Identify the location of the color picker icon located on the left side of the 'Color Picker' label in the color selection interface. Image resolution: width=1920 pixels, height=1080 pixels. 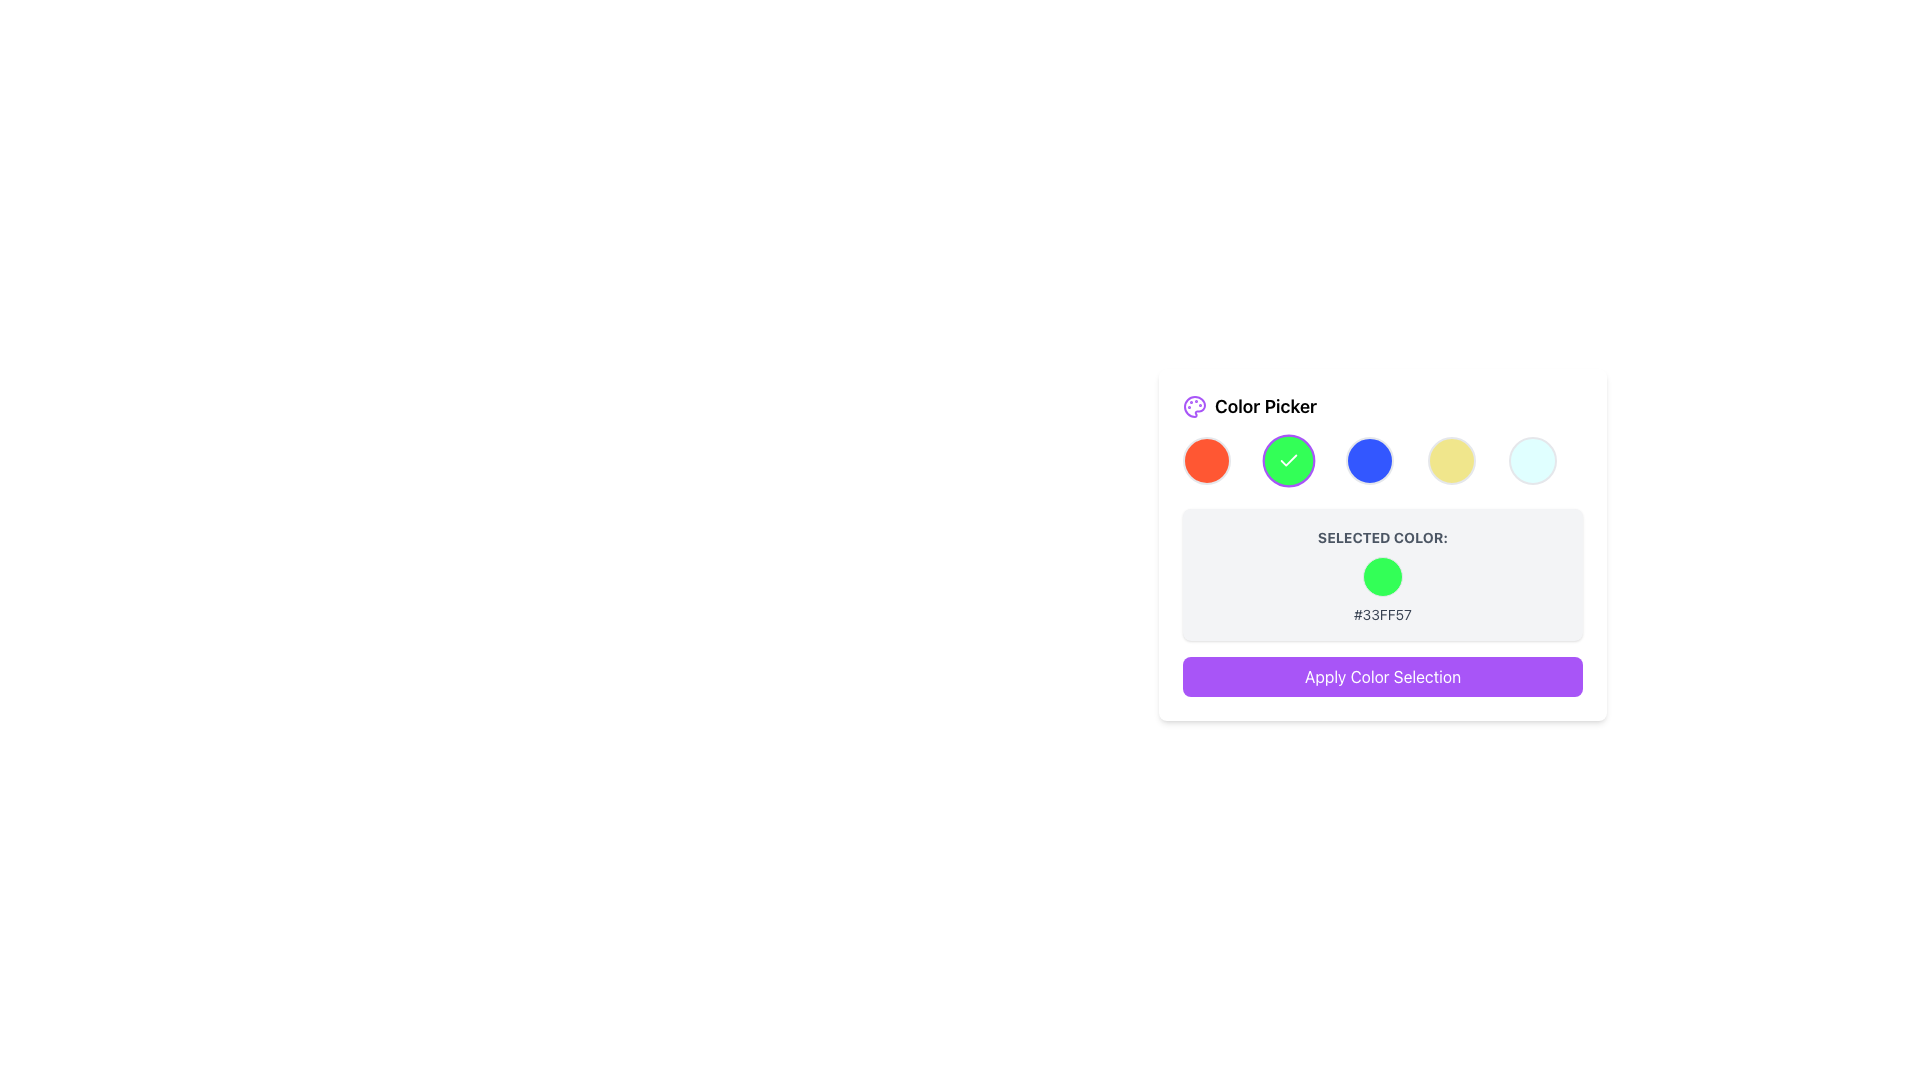
(1195, 406).